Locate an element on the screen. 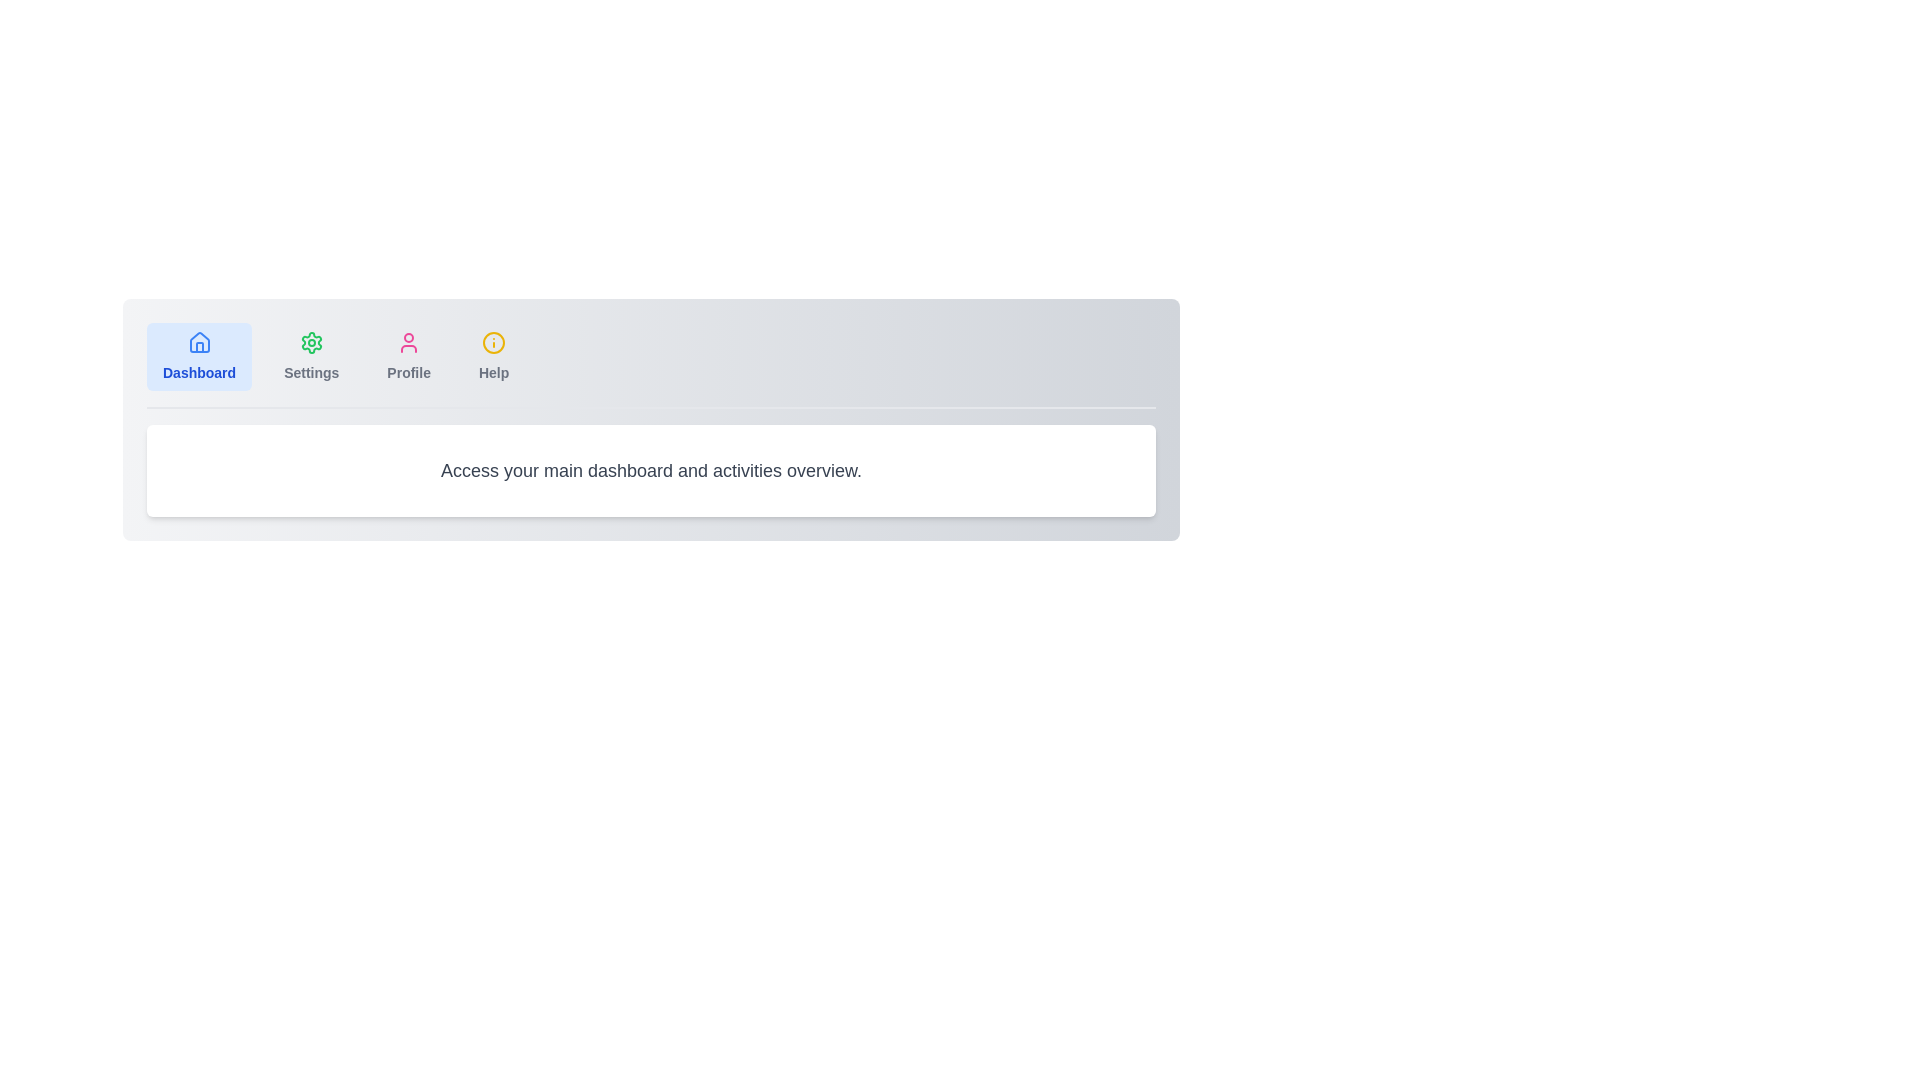 The image size is (1920, 1080). the Profile tab to view its content is located at coordinates (408, 356).